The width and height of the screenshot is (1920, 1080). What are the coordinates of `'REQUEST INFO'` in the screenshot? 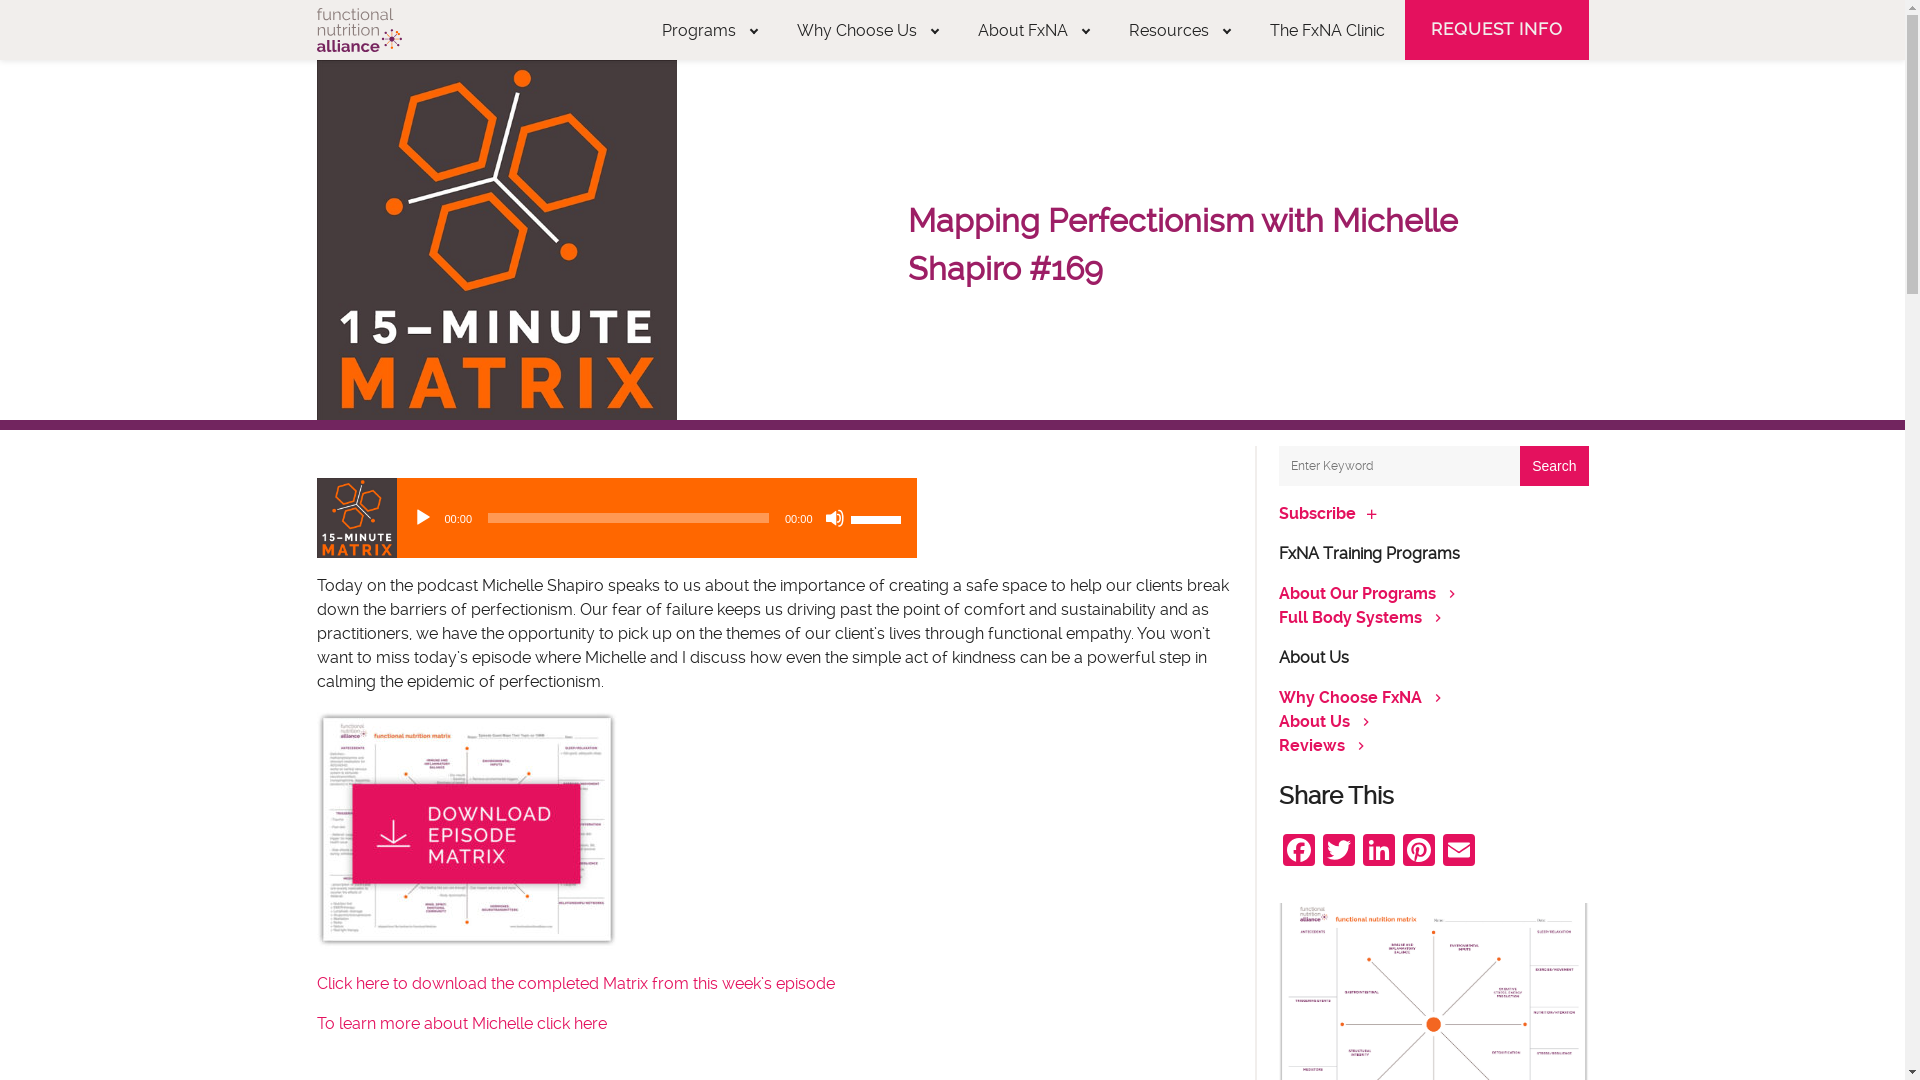 It's located at (1496, 30).